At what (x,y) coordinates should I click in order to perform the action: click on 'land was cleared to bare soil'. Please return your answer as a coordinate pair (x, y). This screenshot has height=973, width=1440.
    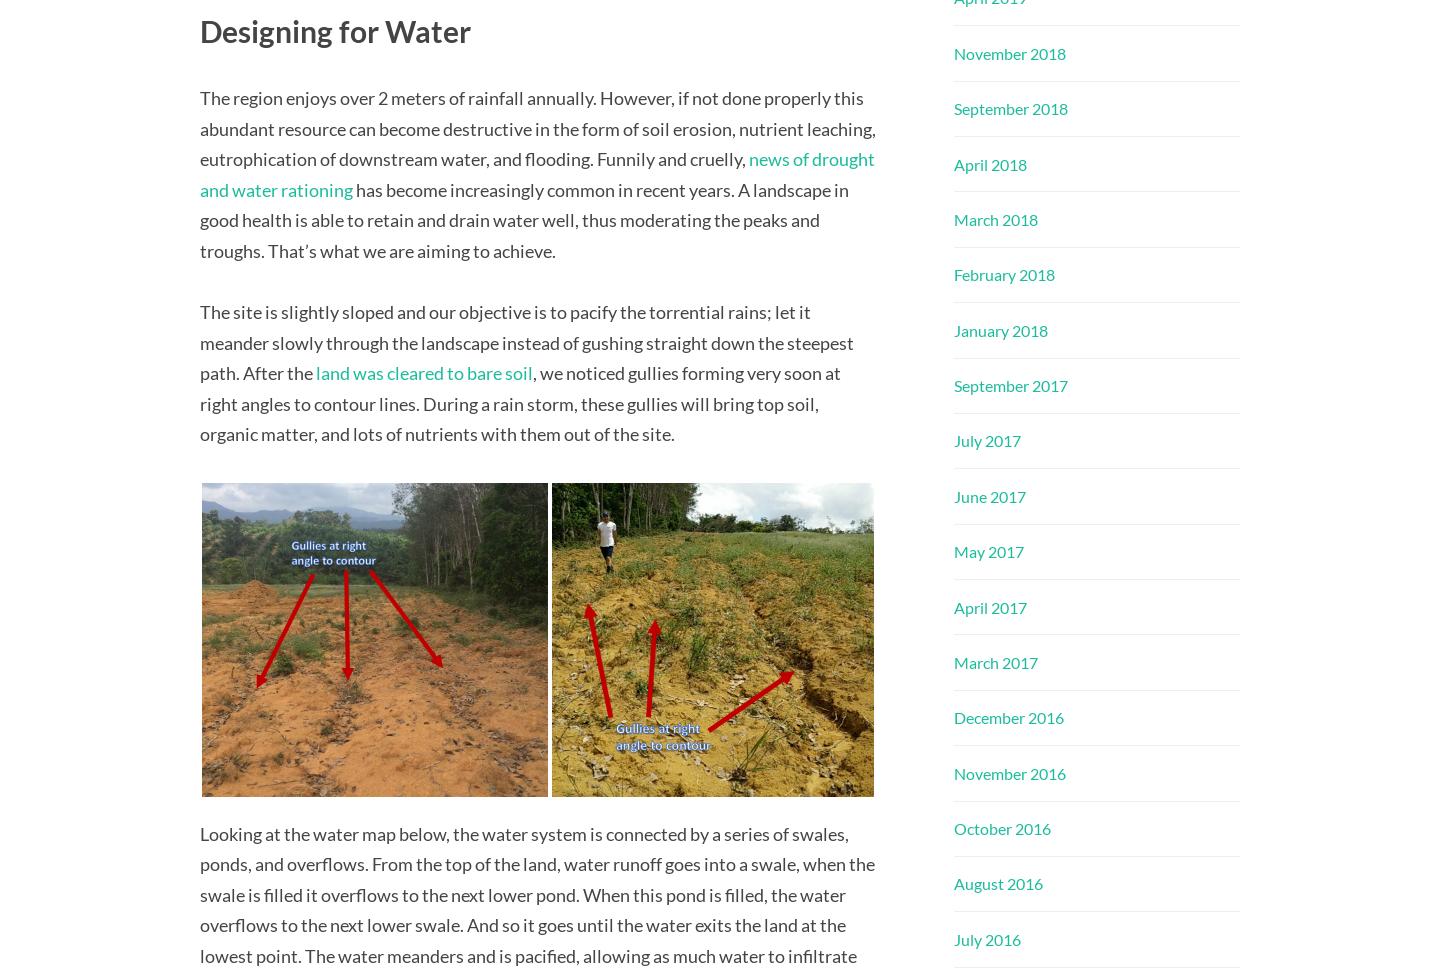
    Looking at the image, I should click on (424, 372).